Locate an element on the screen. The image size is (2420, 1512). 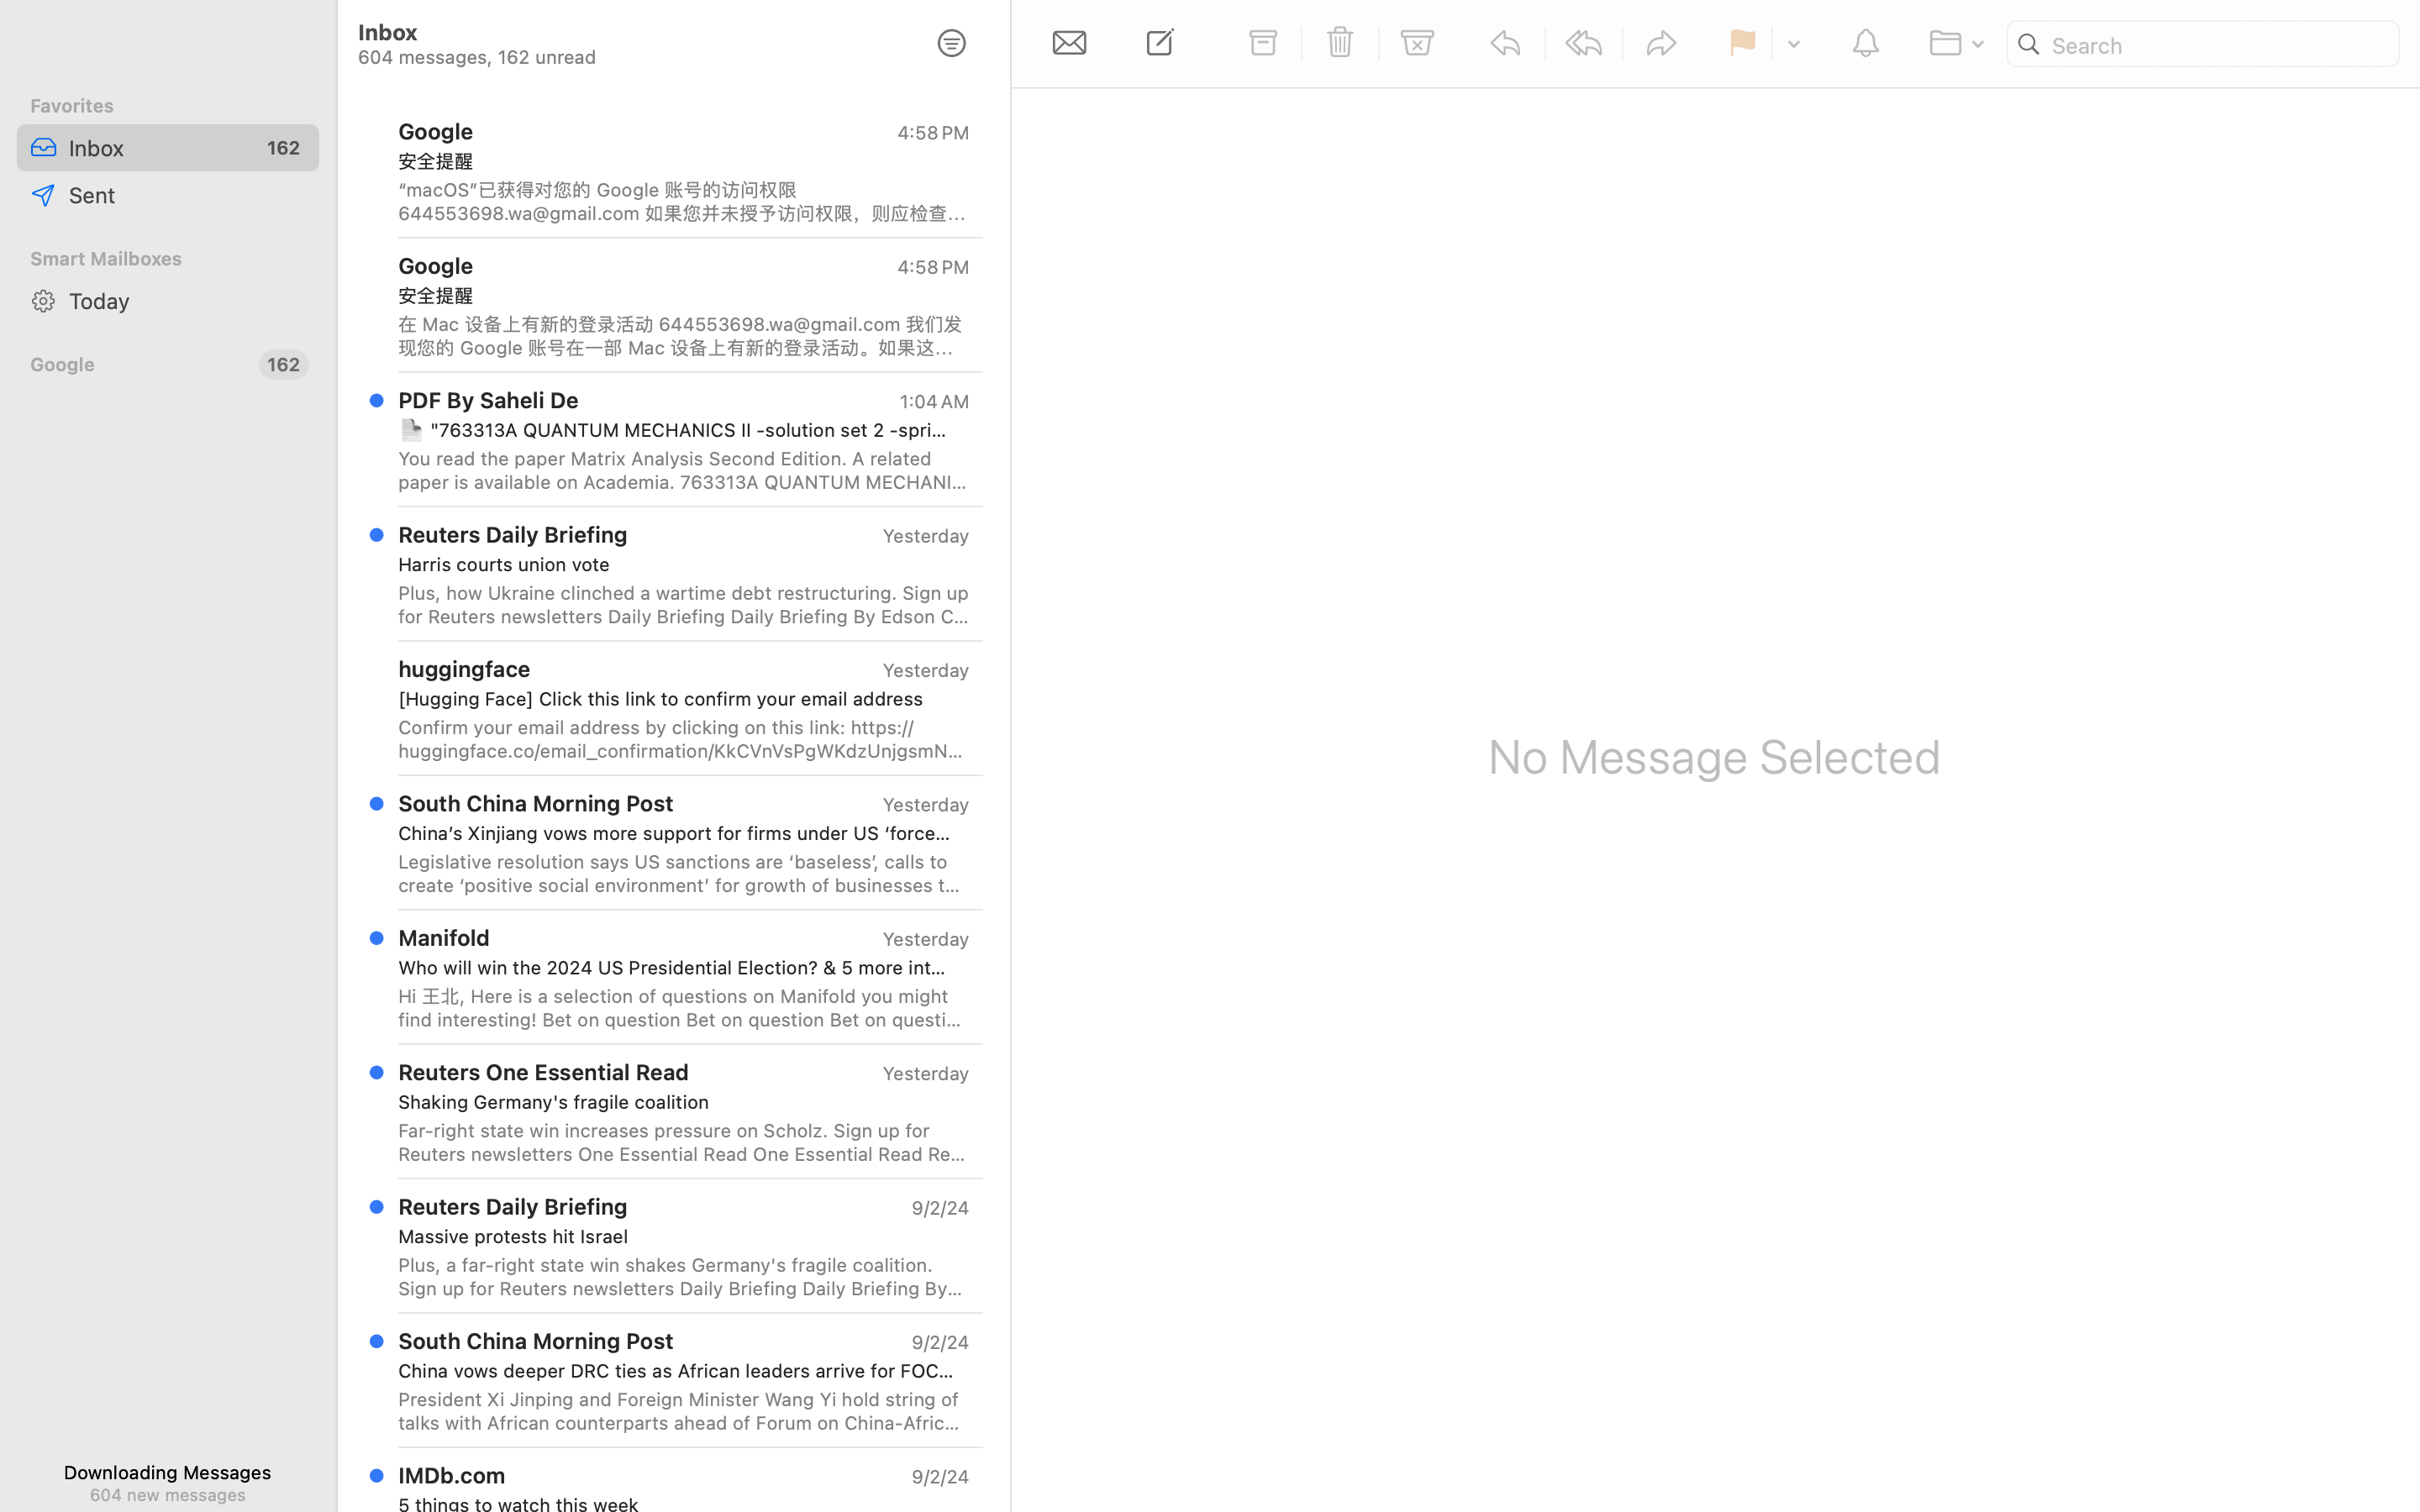
'China’s Xinjiang vows more support for firms under US ‘forced labour’ sanctions' is located at coordinates (676, 832).